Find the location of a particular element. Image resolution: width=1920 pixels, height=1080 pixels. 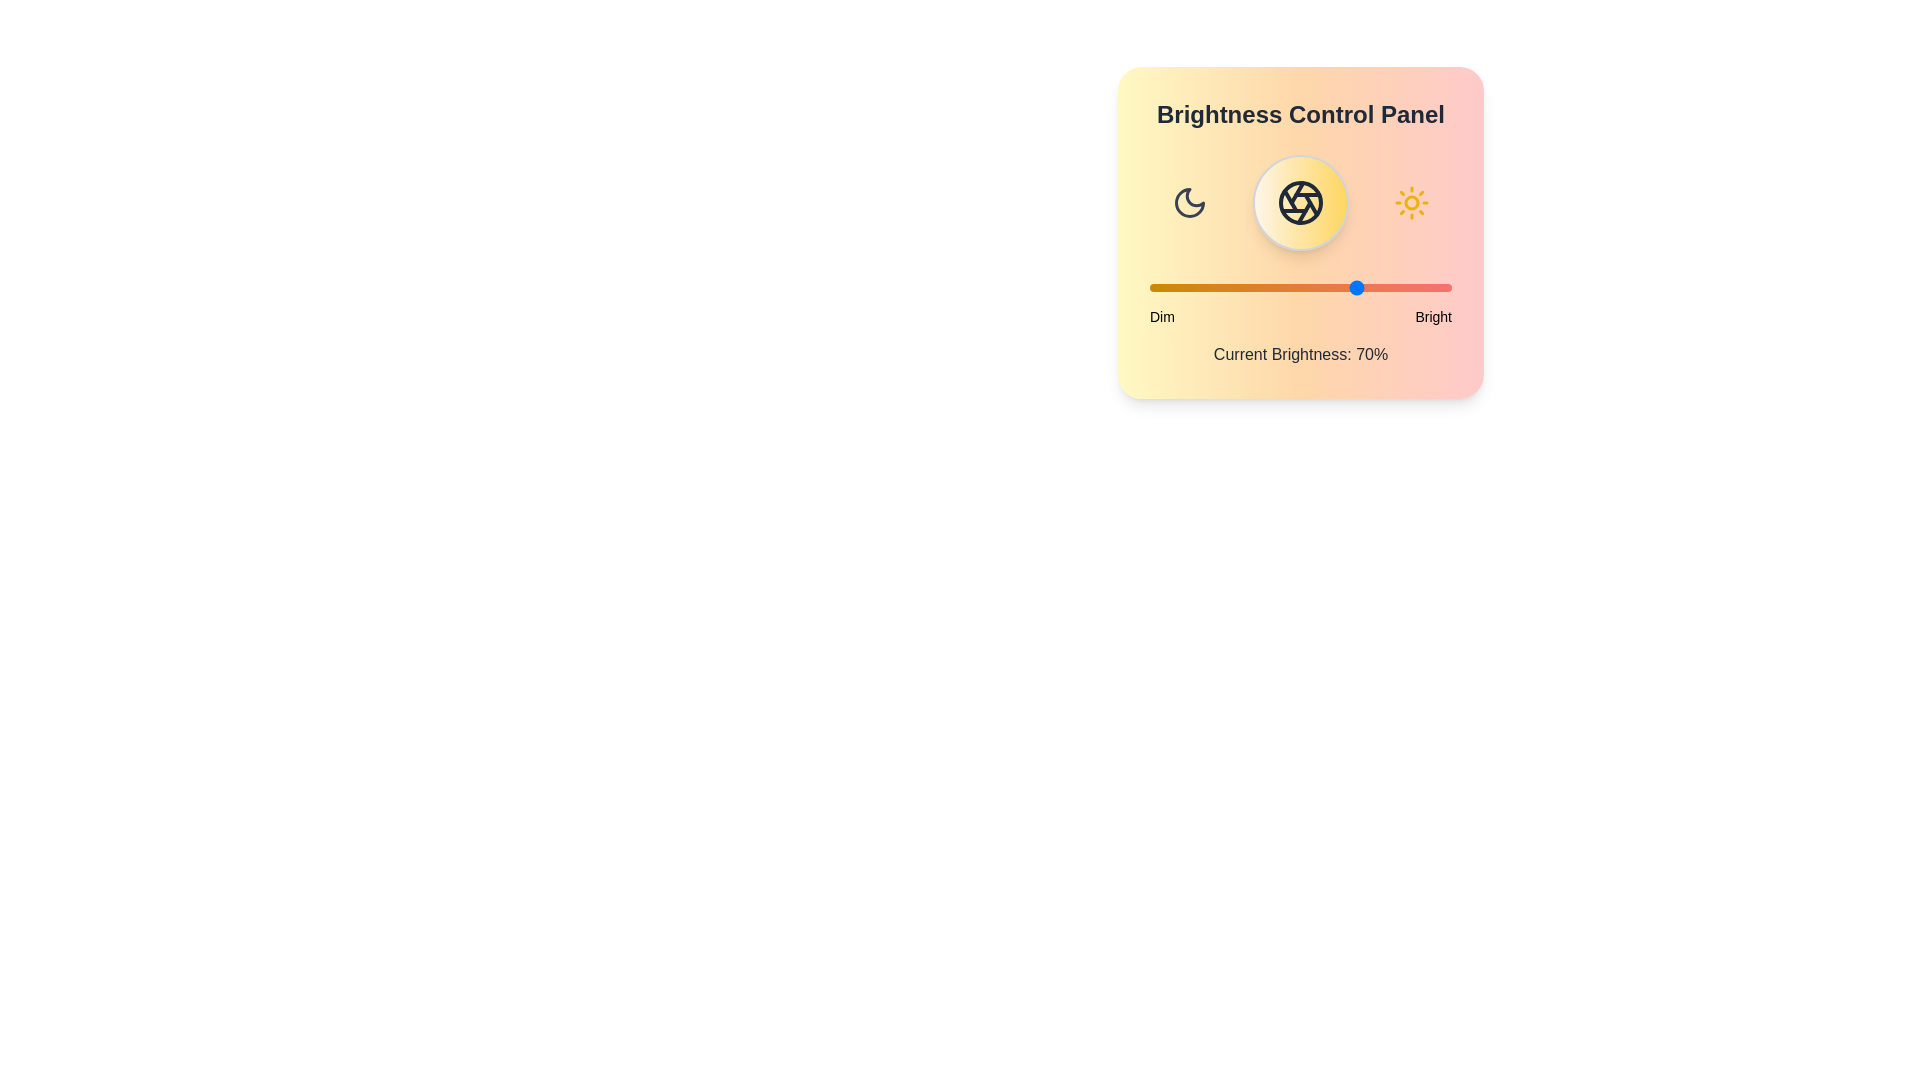

the aperture icon to provide visual feedback is located at coordinates (1300, 203).